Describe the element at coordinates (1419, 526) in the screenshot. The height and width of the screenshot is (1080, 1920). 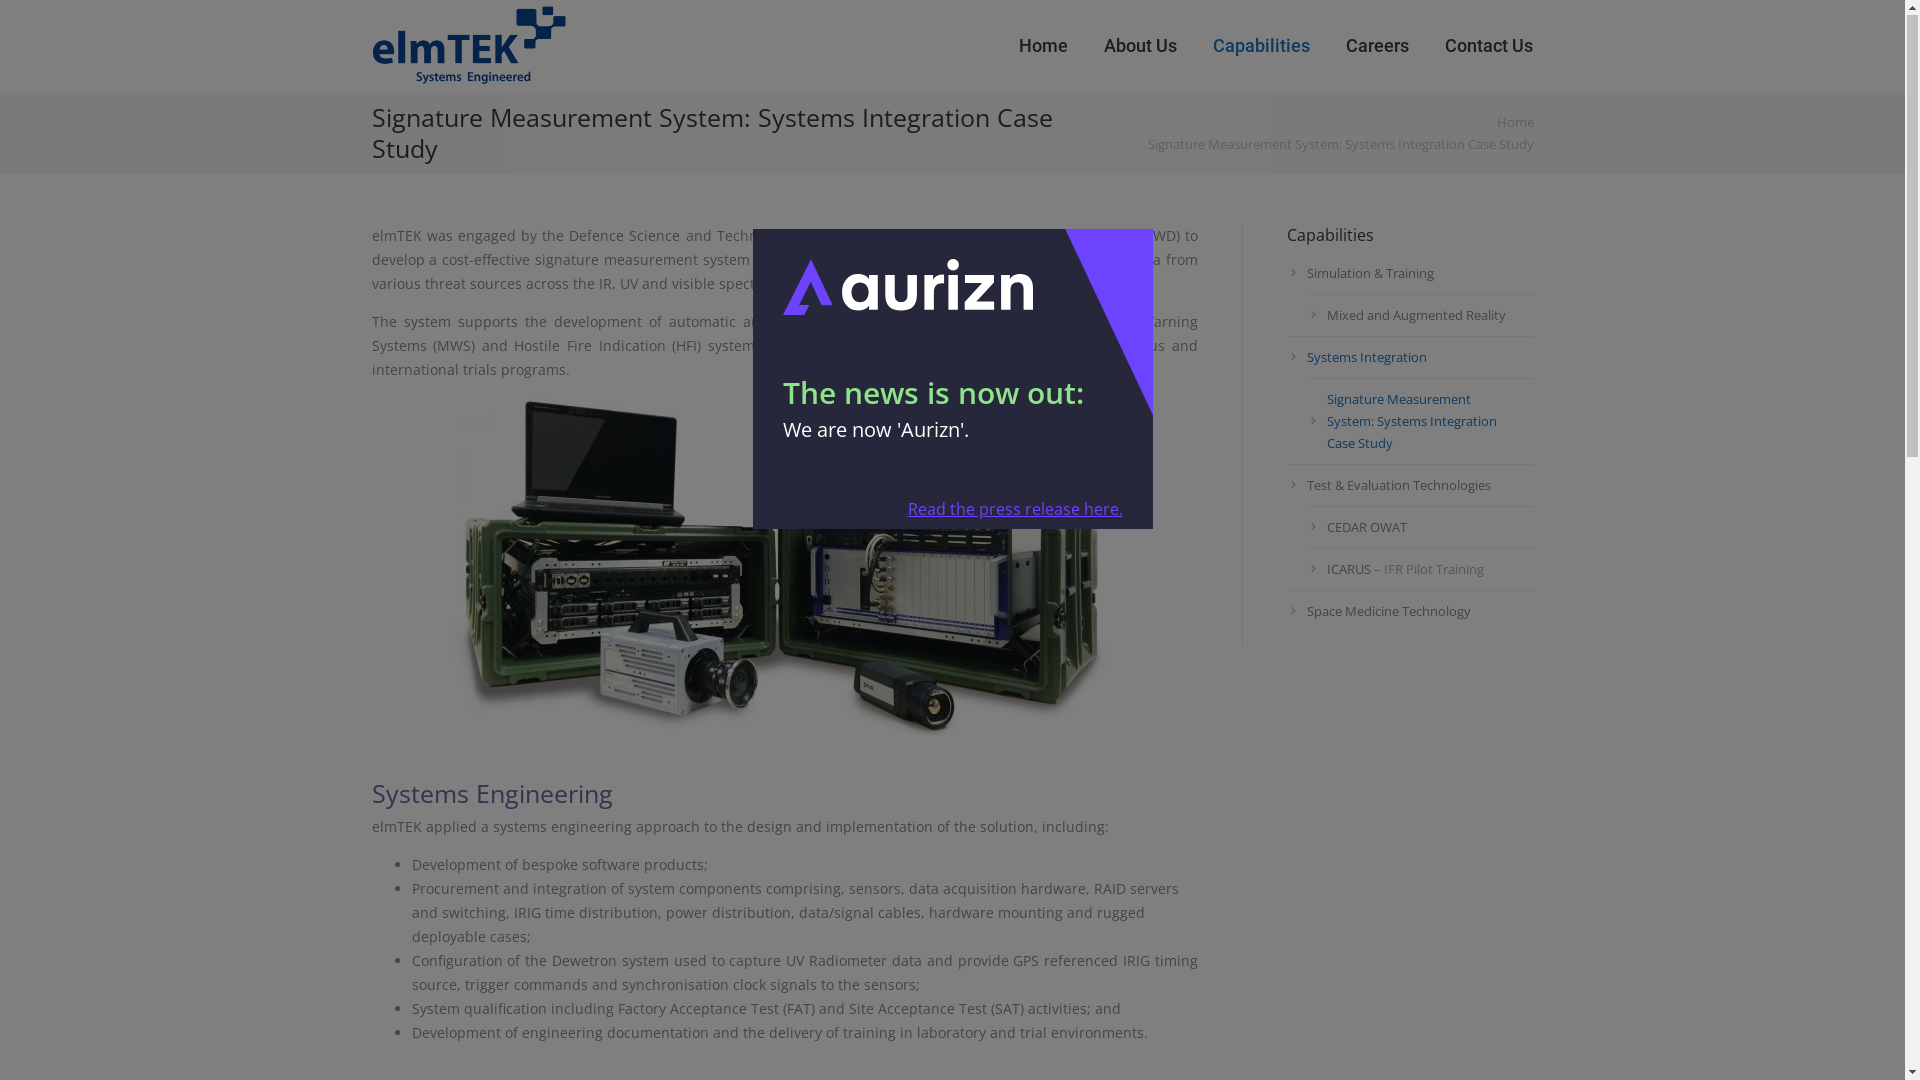
I see `'CEDAR OWAT'` at that location.